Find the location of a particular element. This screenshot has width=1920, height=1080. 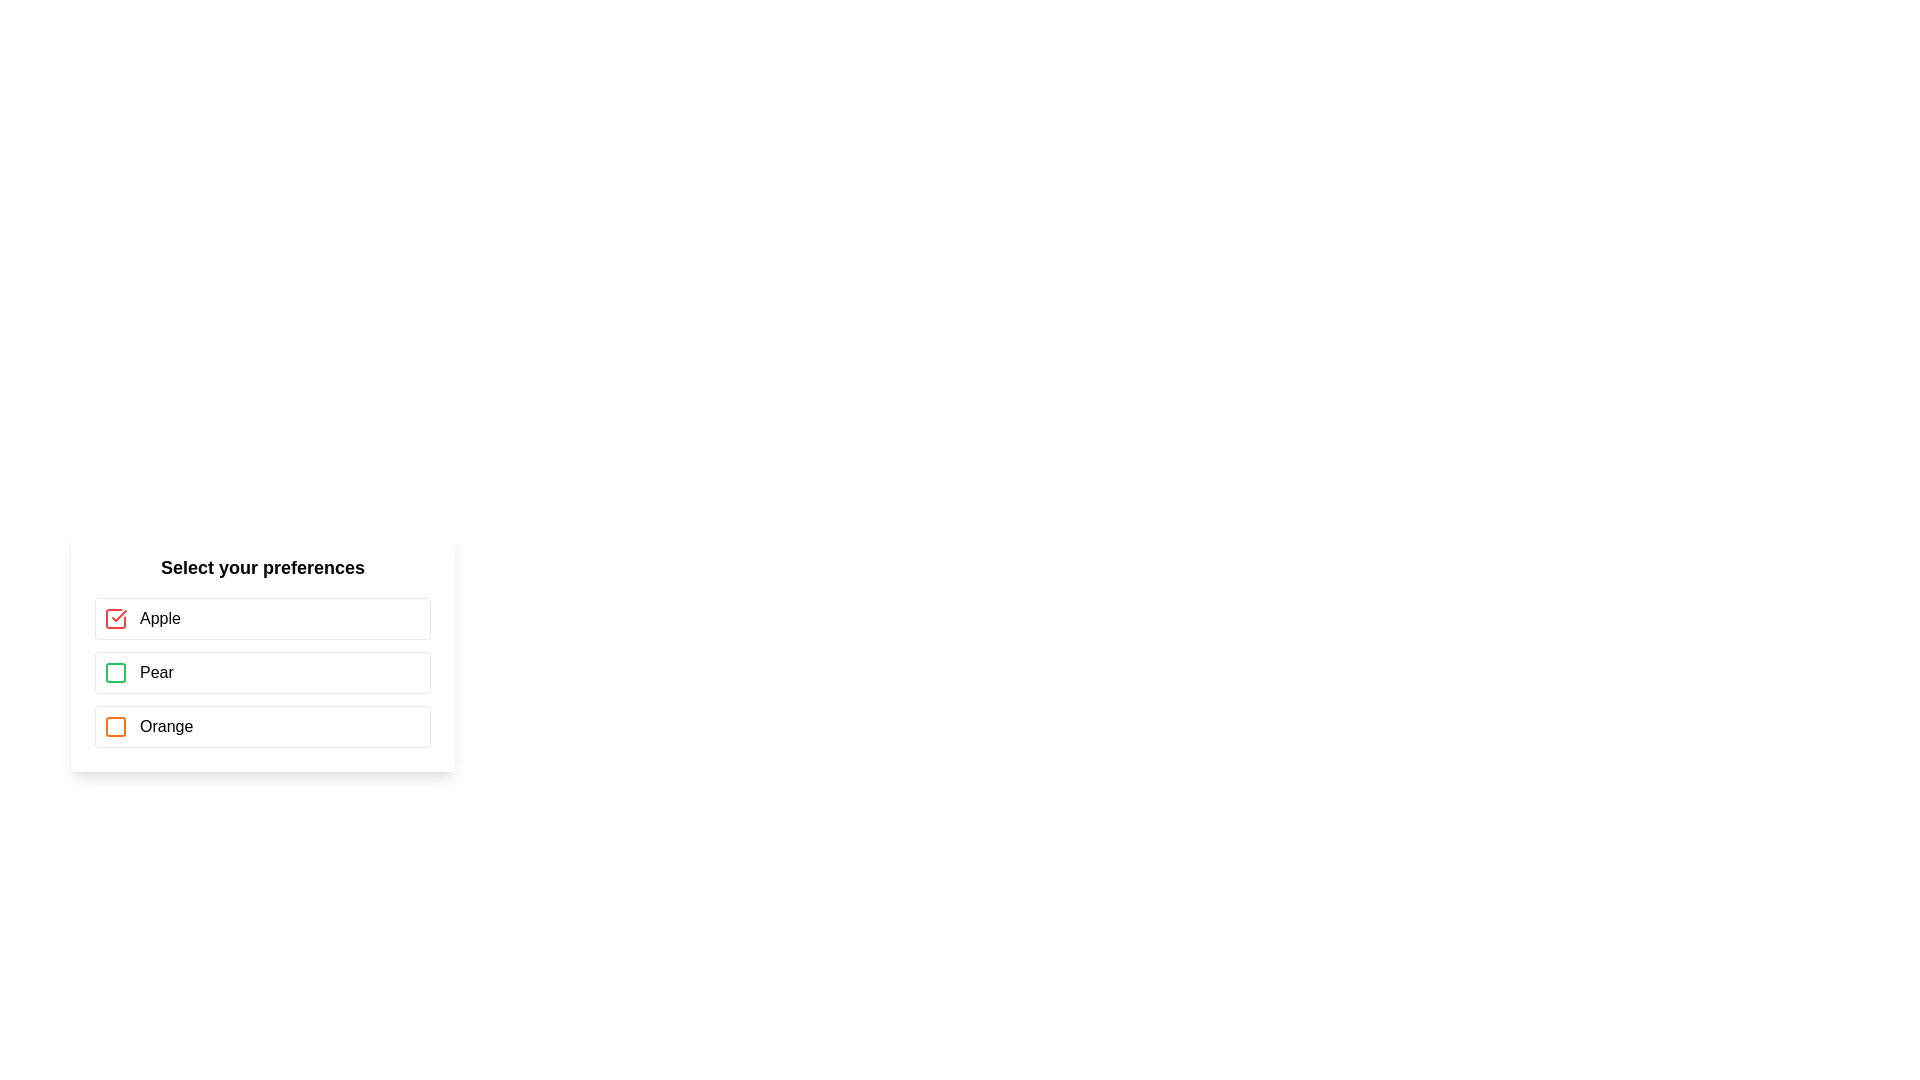

the checkbox associated with the 'Orange' text label is located at coordinates (166, 726).